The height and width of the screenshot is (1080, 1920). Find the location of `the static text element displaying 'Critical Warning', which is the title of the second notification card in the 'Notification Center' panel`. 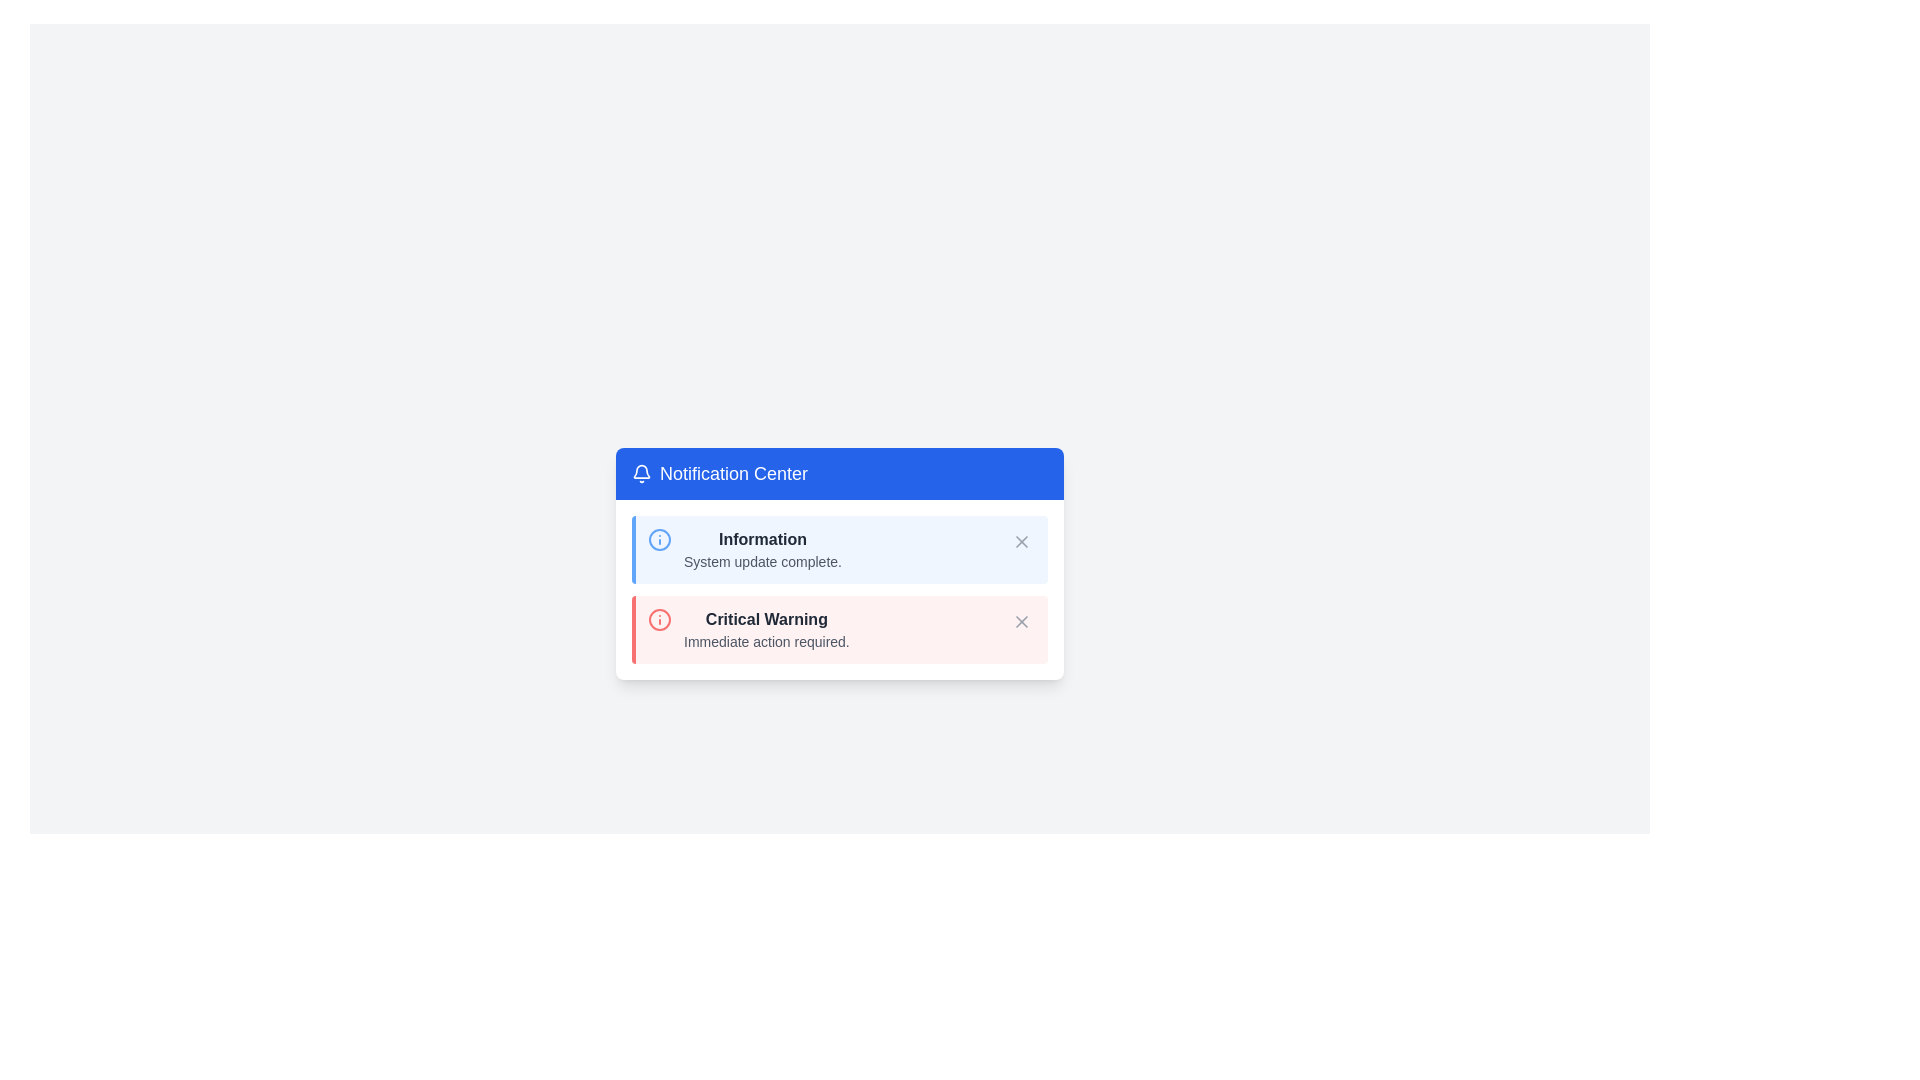

the static text element displaying 'Critical Warning', which is the title of the second notification card in the 'Notification Center' panel is located at coordinates (765, 619).